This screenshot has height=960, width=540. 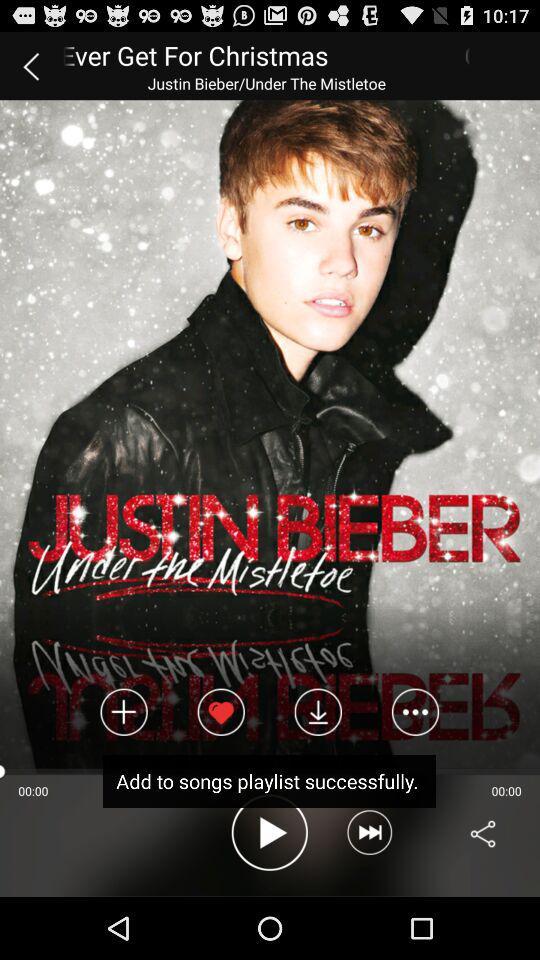 I want to click on the more icon, so click(x=414, y=761).